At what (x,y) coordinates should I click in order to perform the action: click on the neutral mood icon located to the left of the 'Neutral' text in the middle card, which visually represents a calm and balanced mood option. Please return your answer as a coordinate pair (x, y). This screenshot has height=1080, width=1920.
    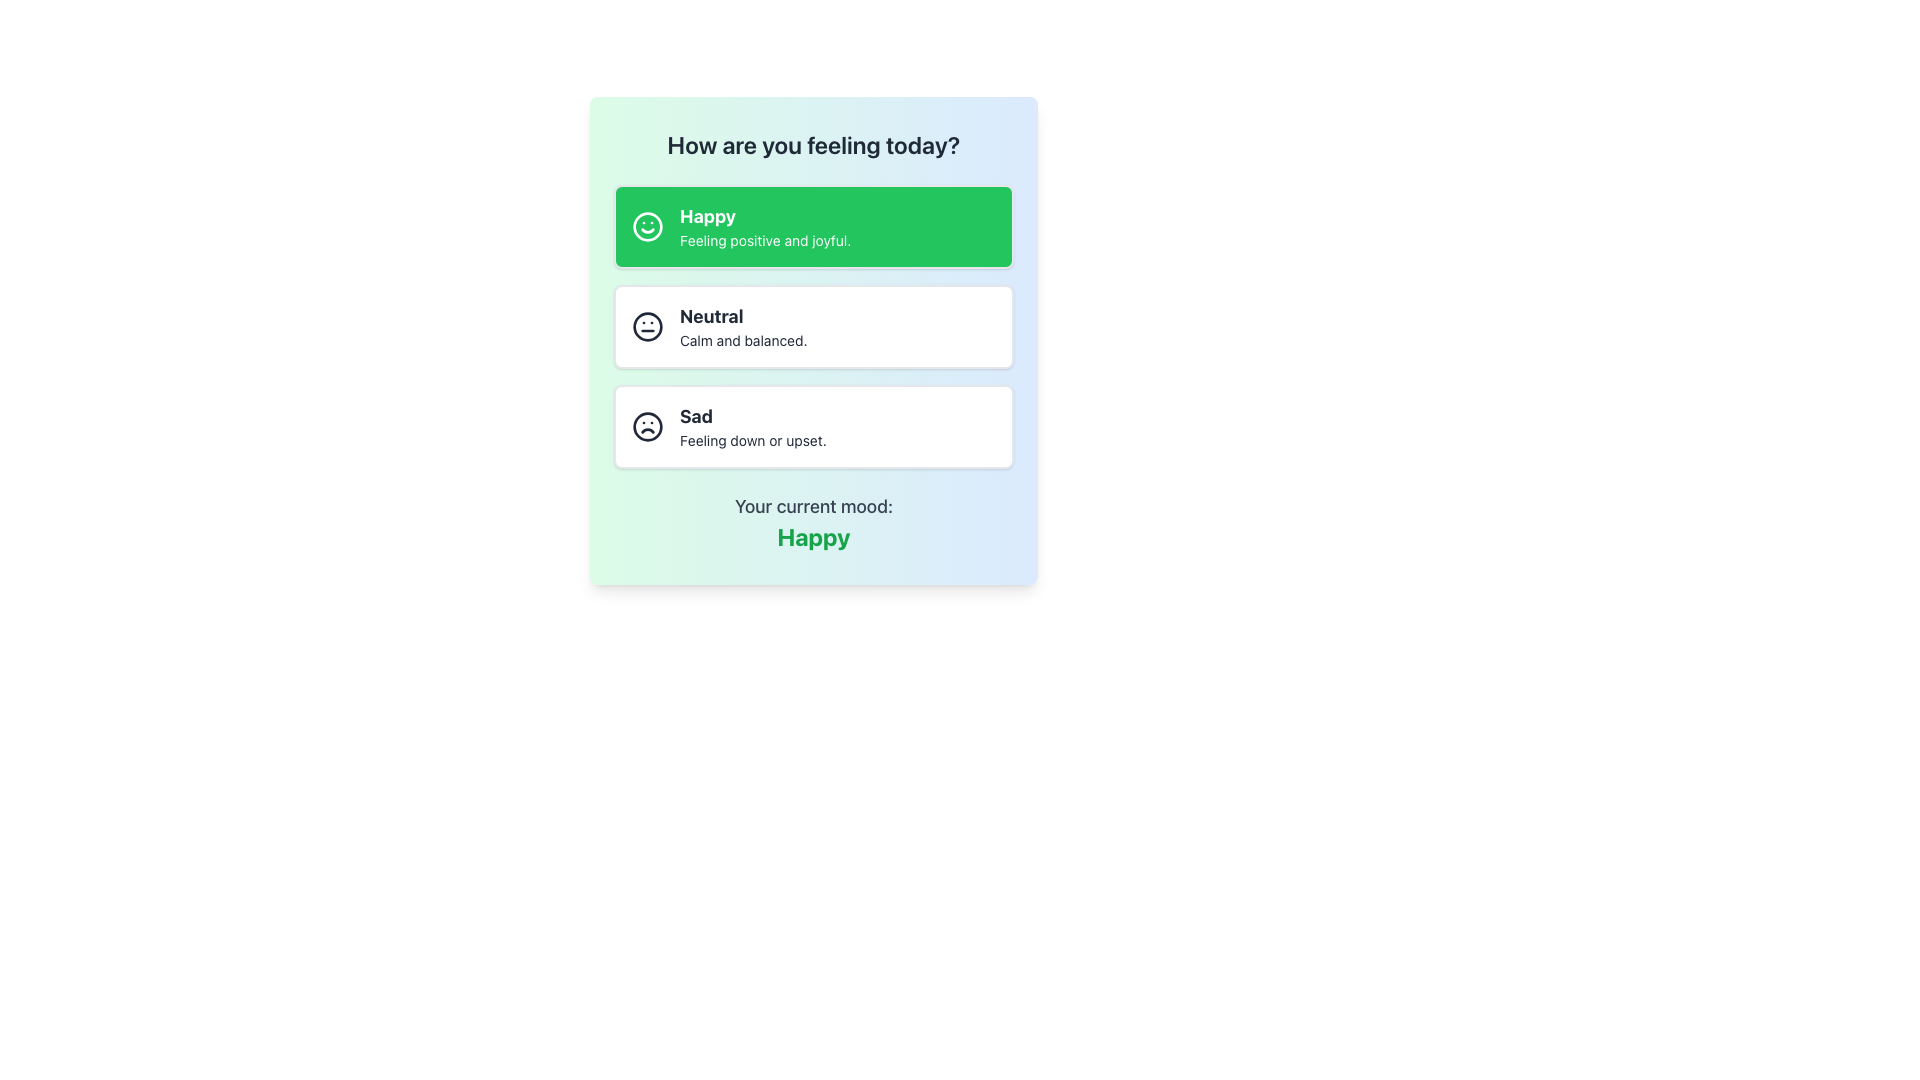
    Looking at the image, I should click on (648, 326).